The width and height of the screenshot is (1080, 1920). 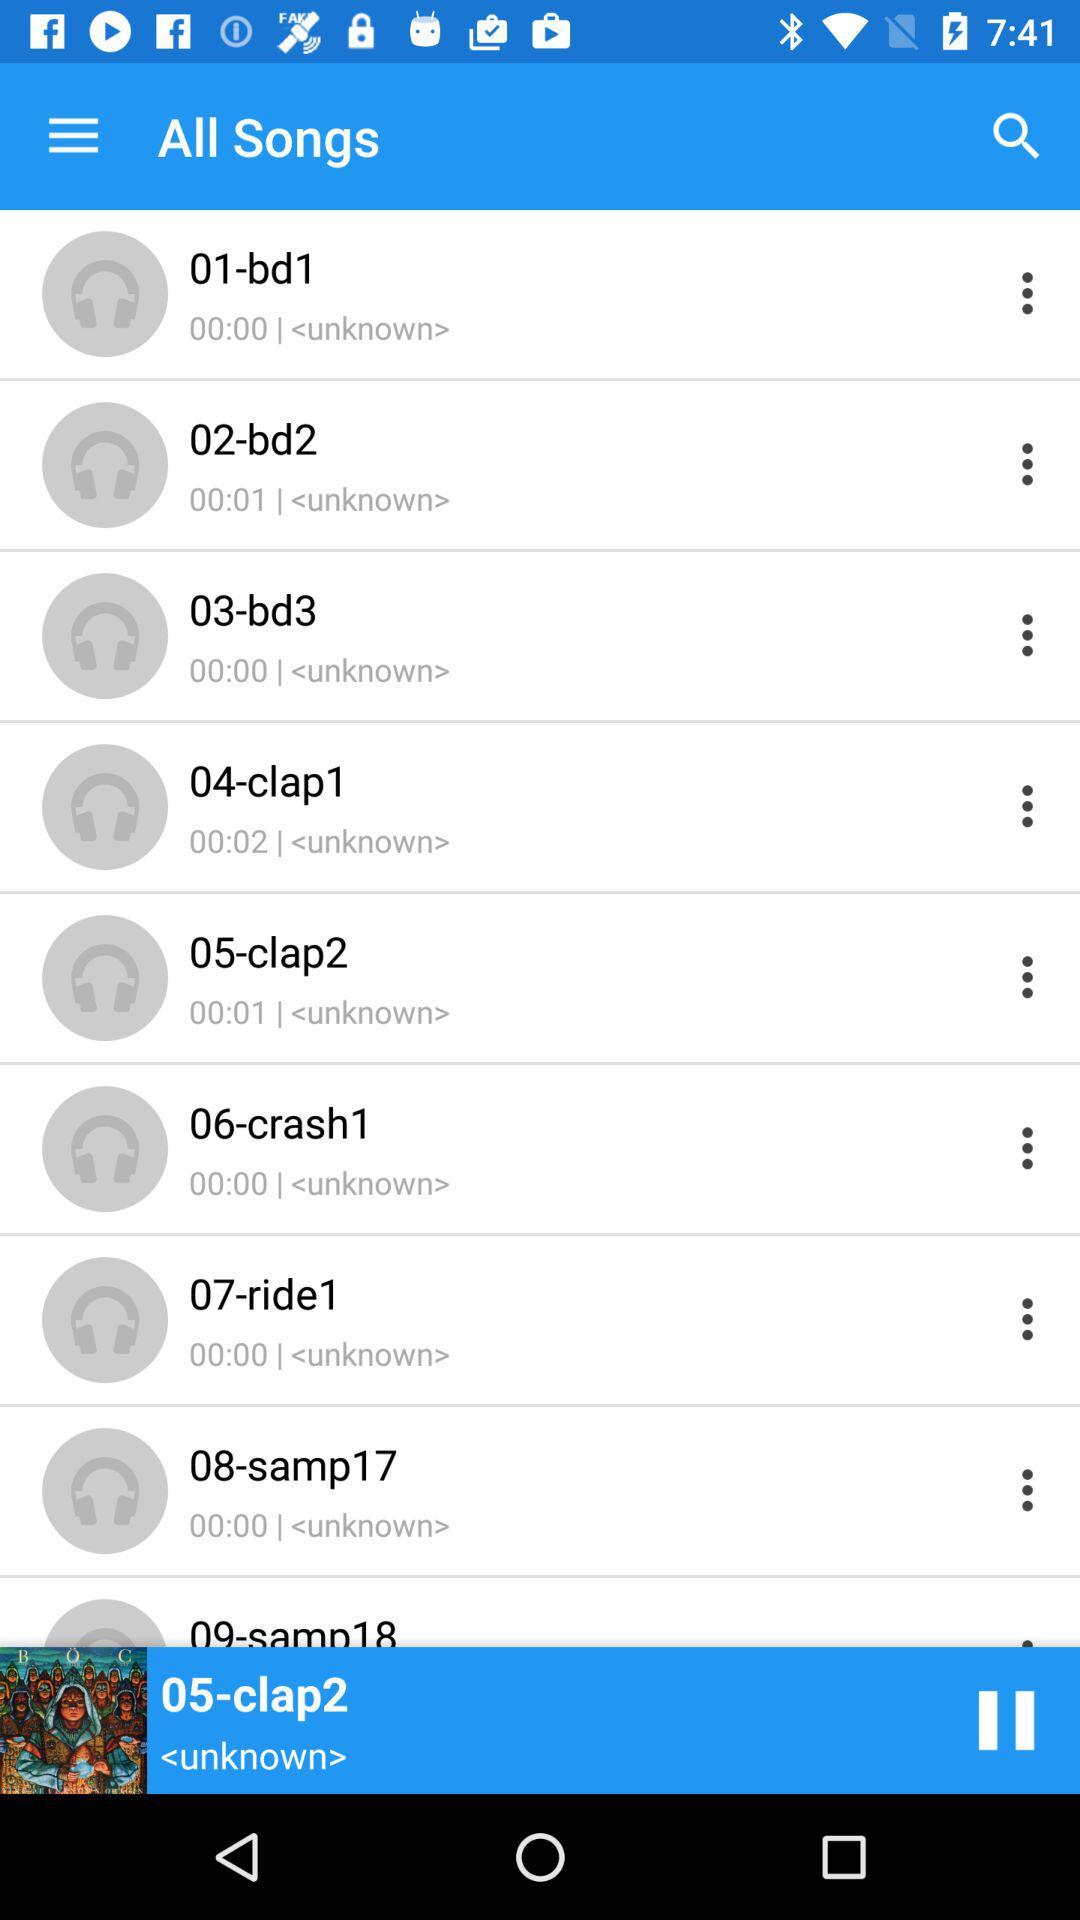 I want to click on the item below 00:00 | <unknown>, so click(x=591, y=436).